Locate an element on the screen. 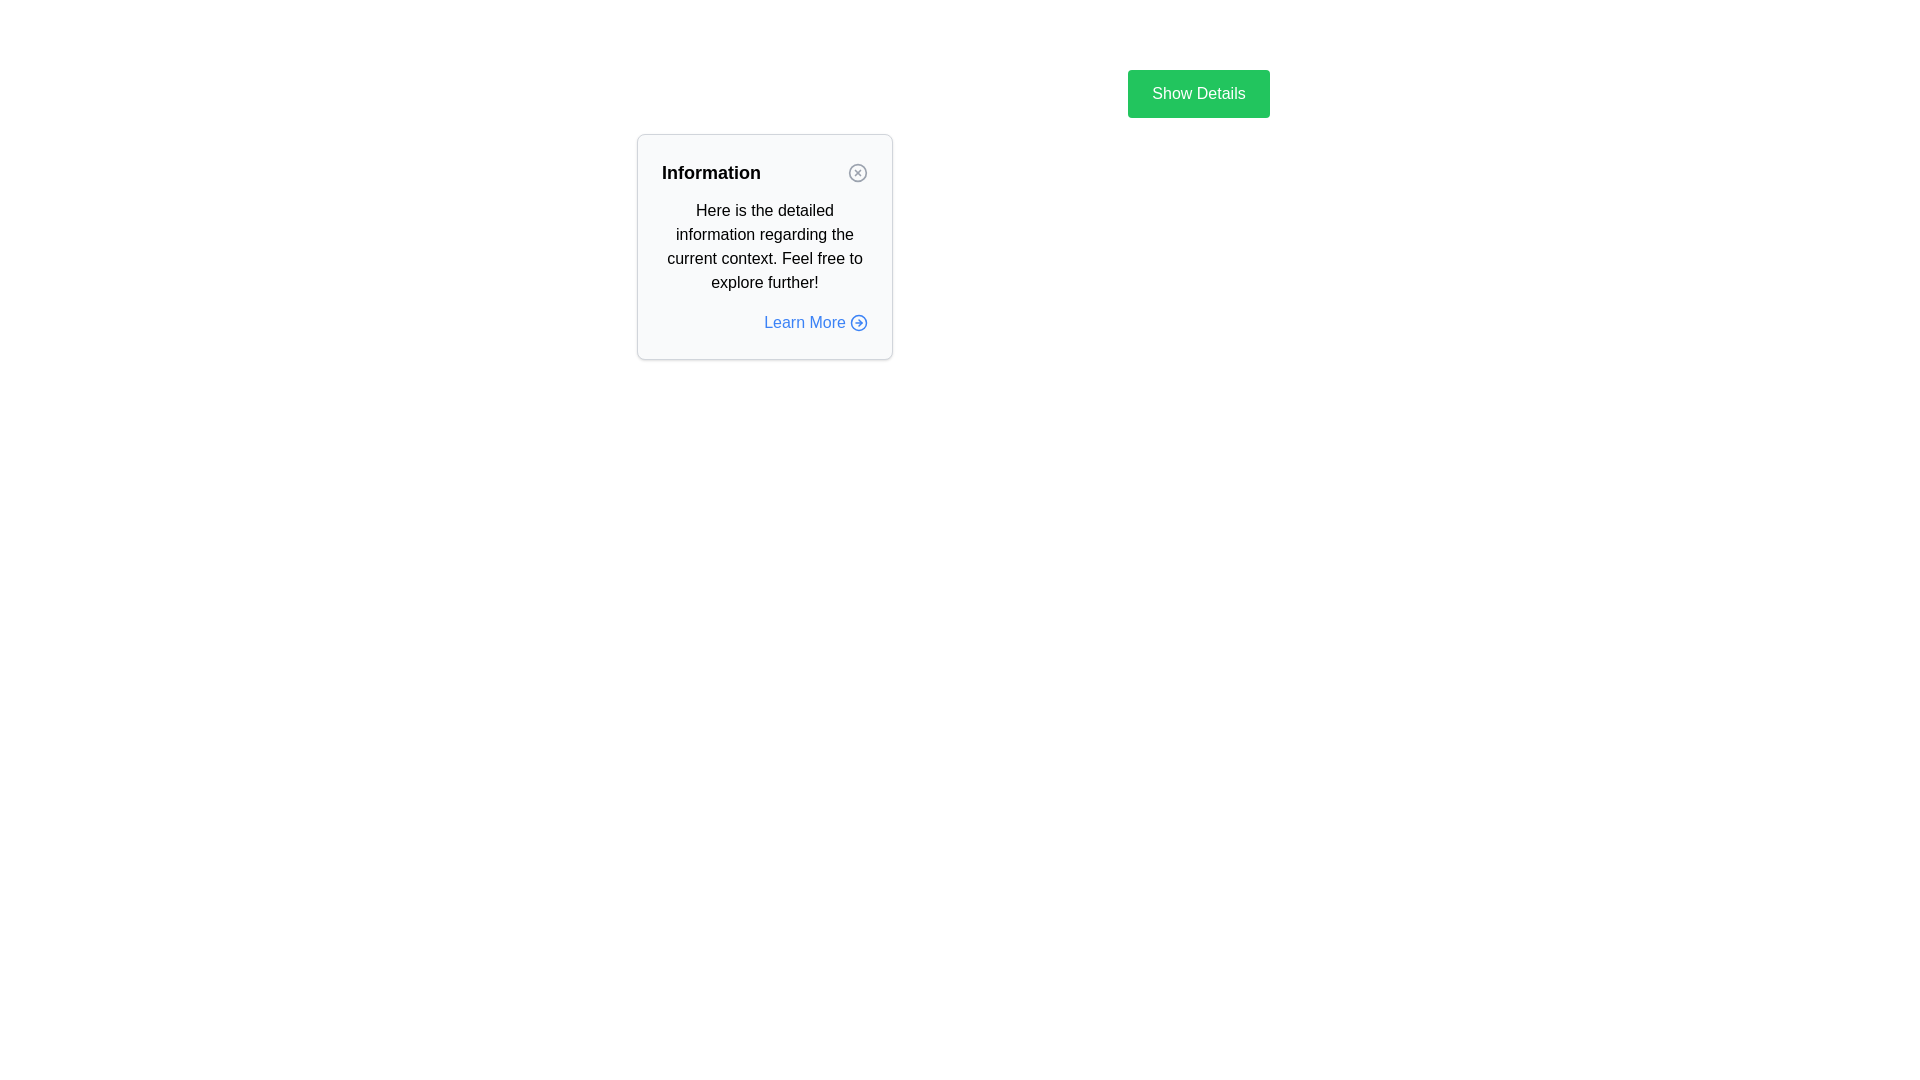 The image size is (1920, 1080). the 'Learn More' hyperlink with a circular arrow icon is located at coordinates (816, 322).